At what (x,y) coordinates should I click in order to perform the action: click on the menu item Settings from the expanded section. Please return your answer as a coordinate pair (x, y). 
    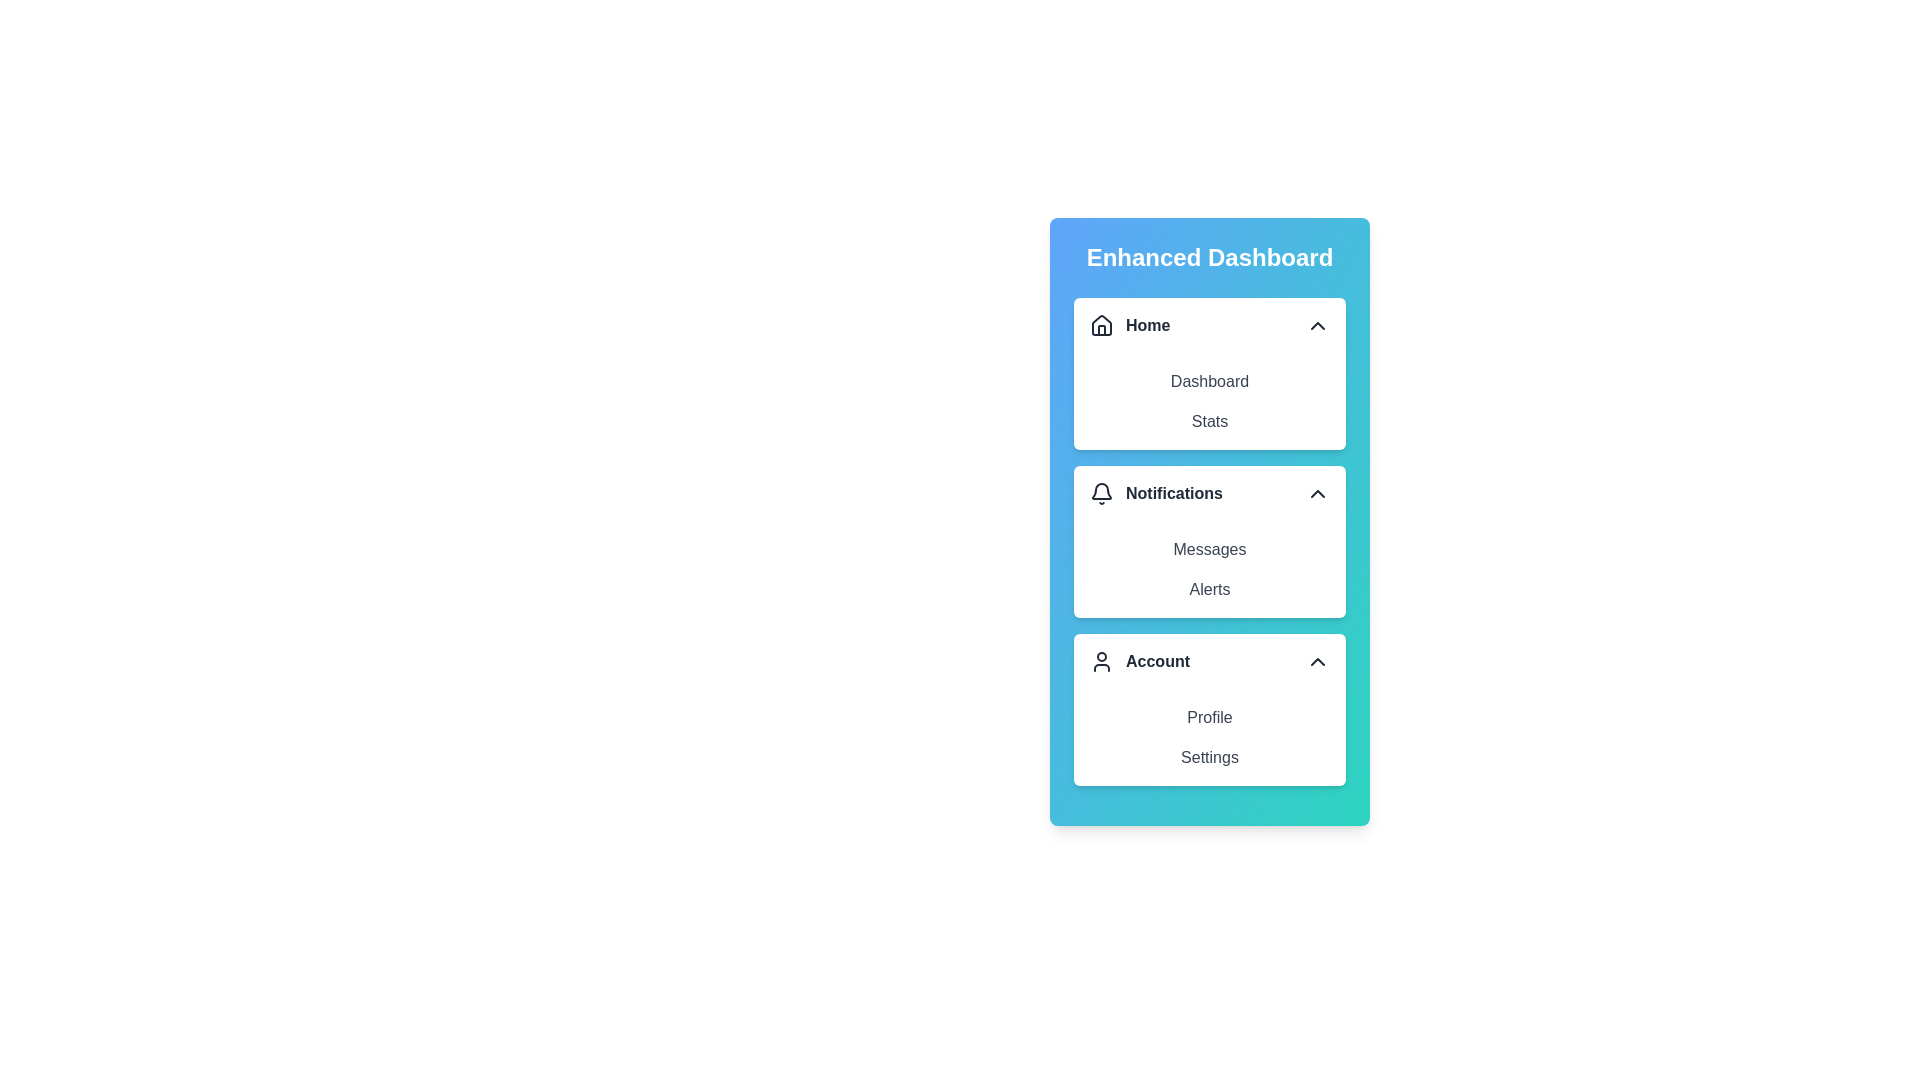
    Looking at the image, I should click on (1208, 758).